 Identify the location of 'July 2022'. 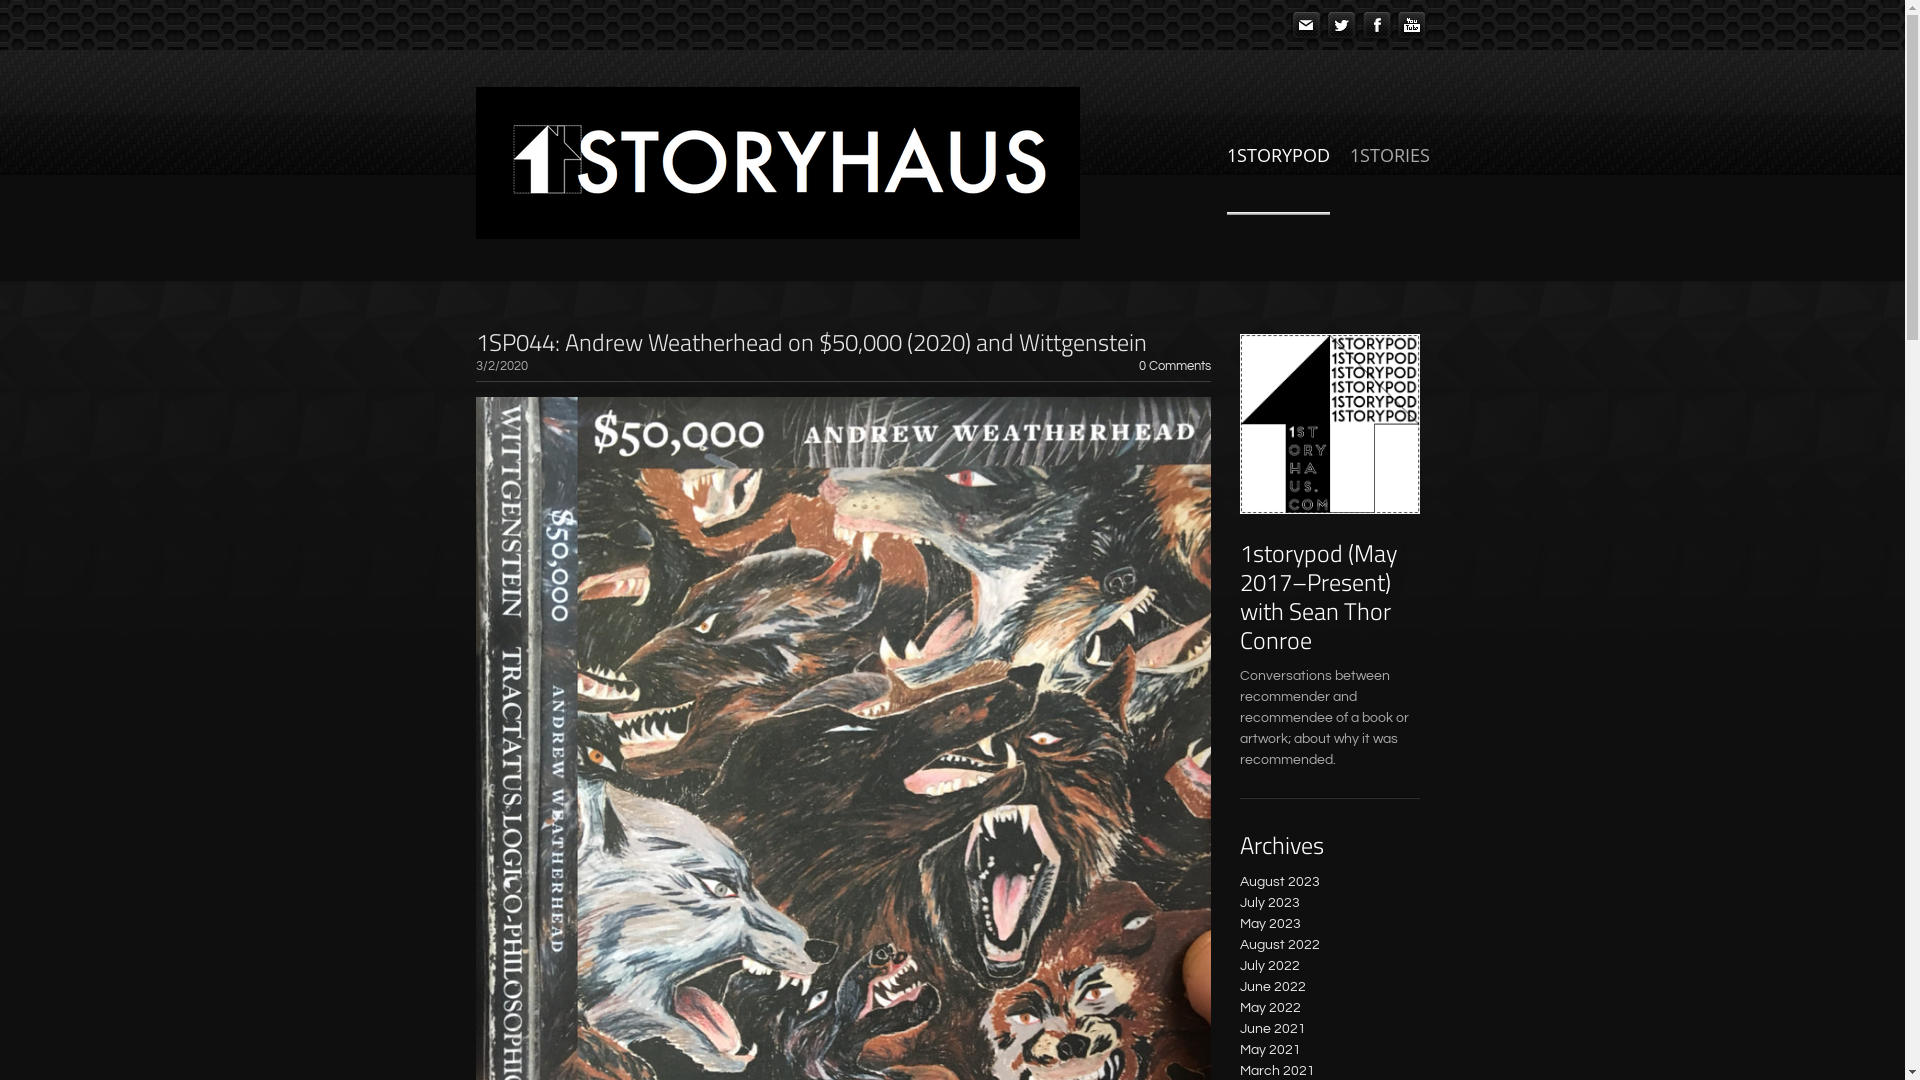
(1269, 964).